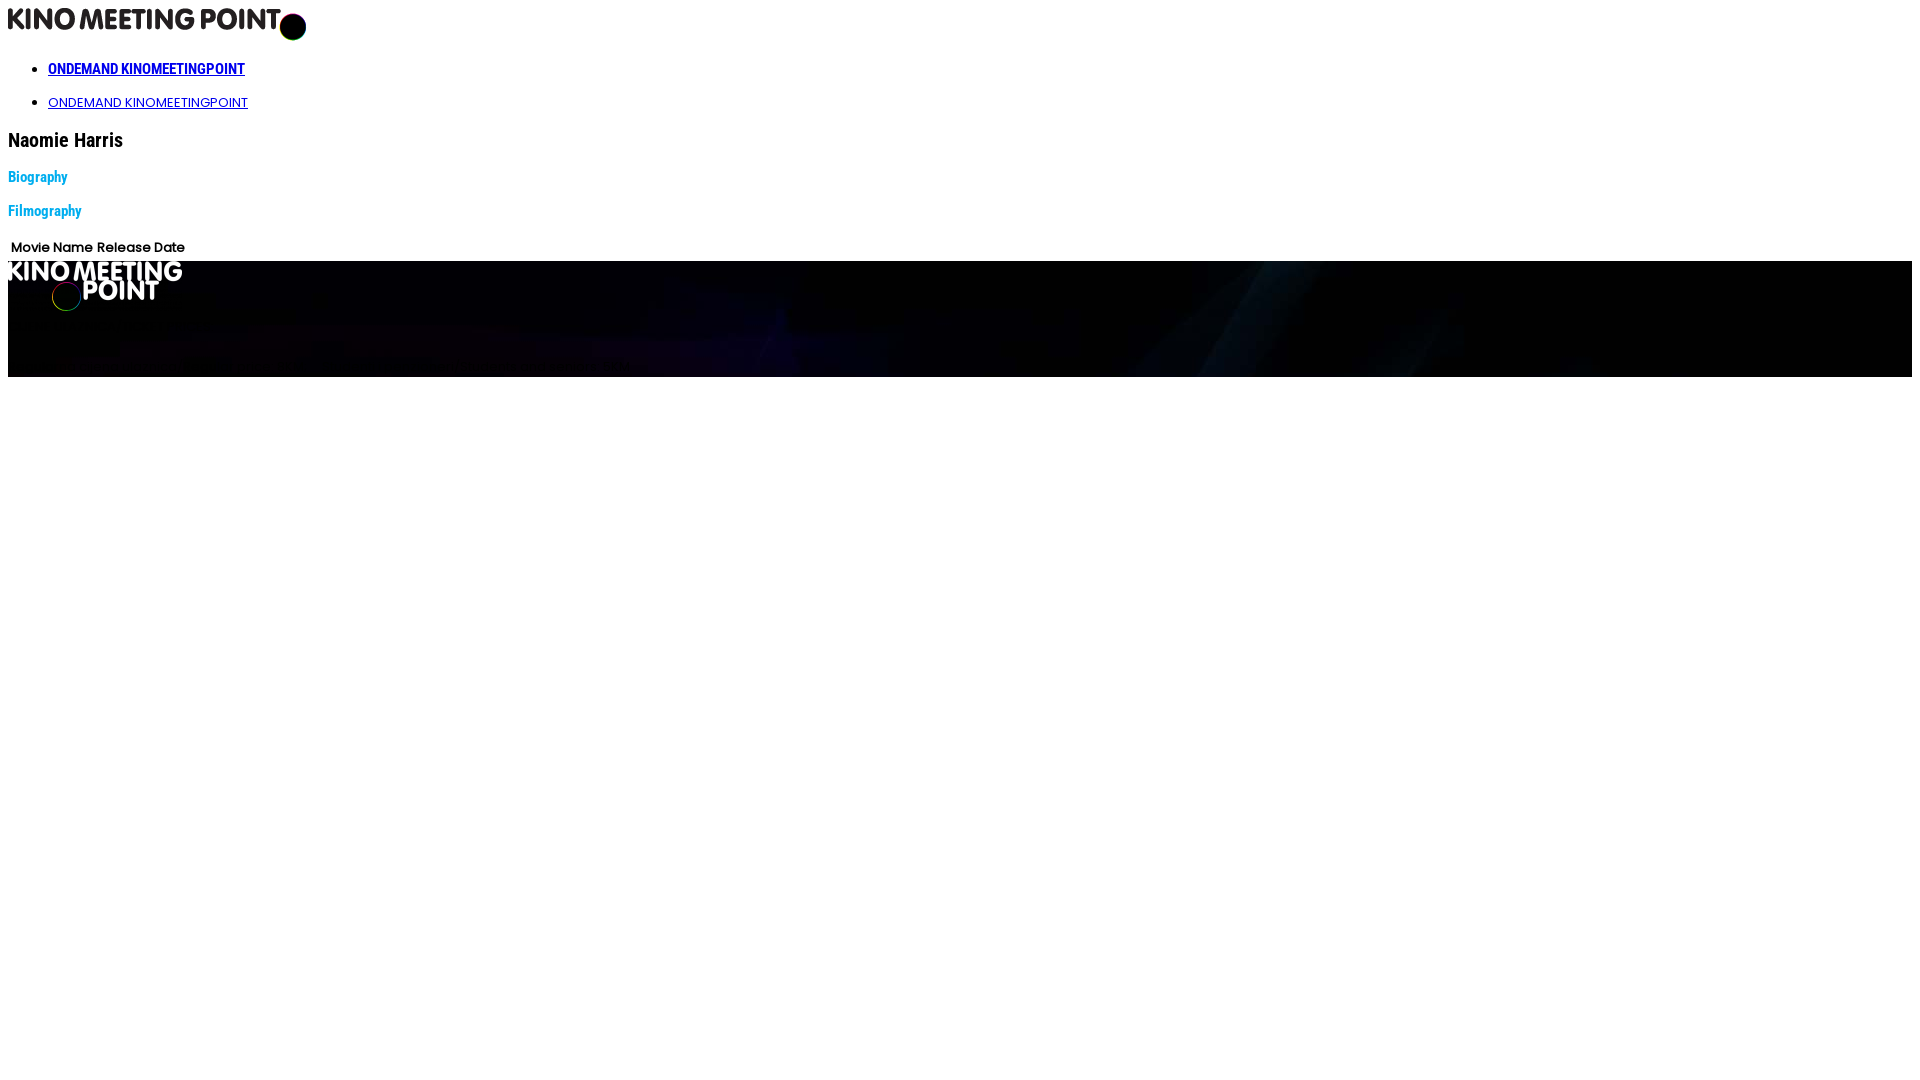  What do you see at coordinates (145, 68) in the screenshot?
I see `'ONDEMAND KINOMEETINGPOINT'` at bounding box center [145, 68].